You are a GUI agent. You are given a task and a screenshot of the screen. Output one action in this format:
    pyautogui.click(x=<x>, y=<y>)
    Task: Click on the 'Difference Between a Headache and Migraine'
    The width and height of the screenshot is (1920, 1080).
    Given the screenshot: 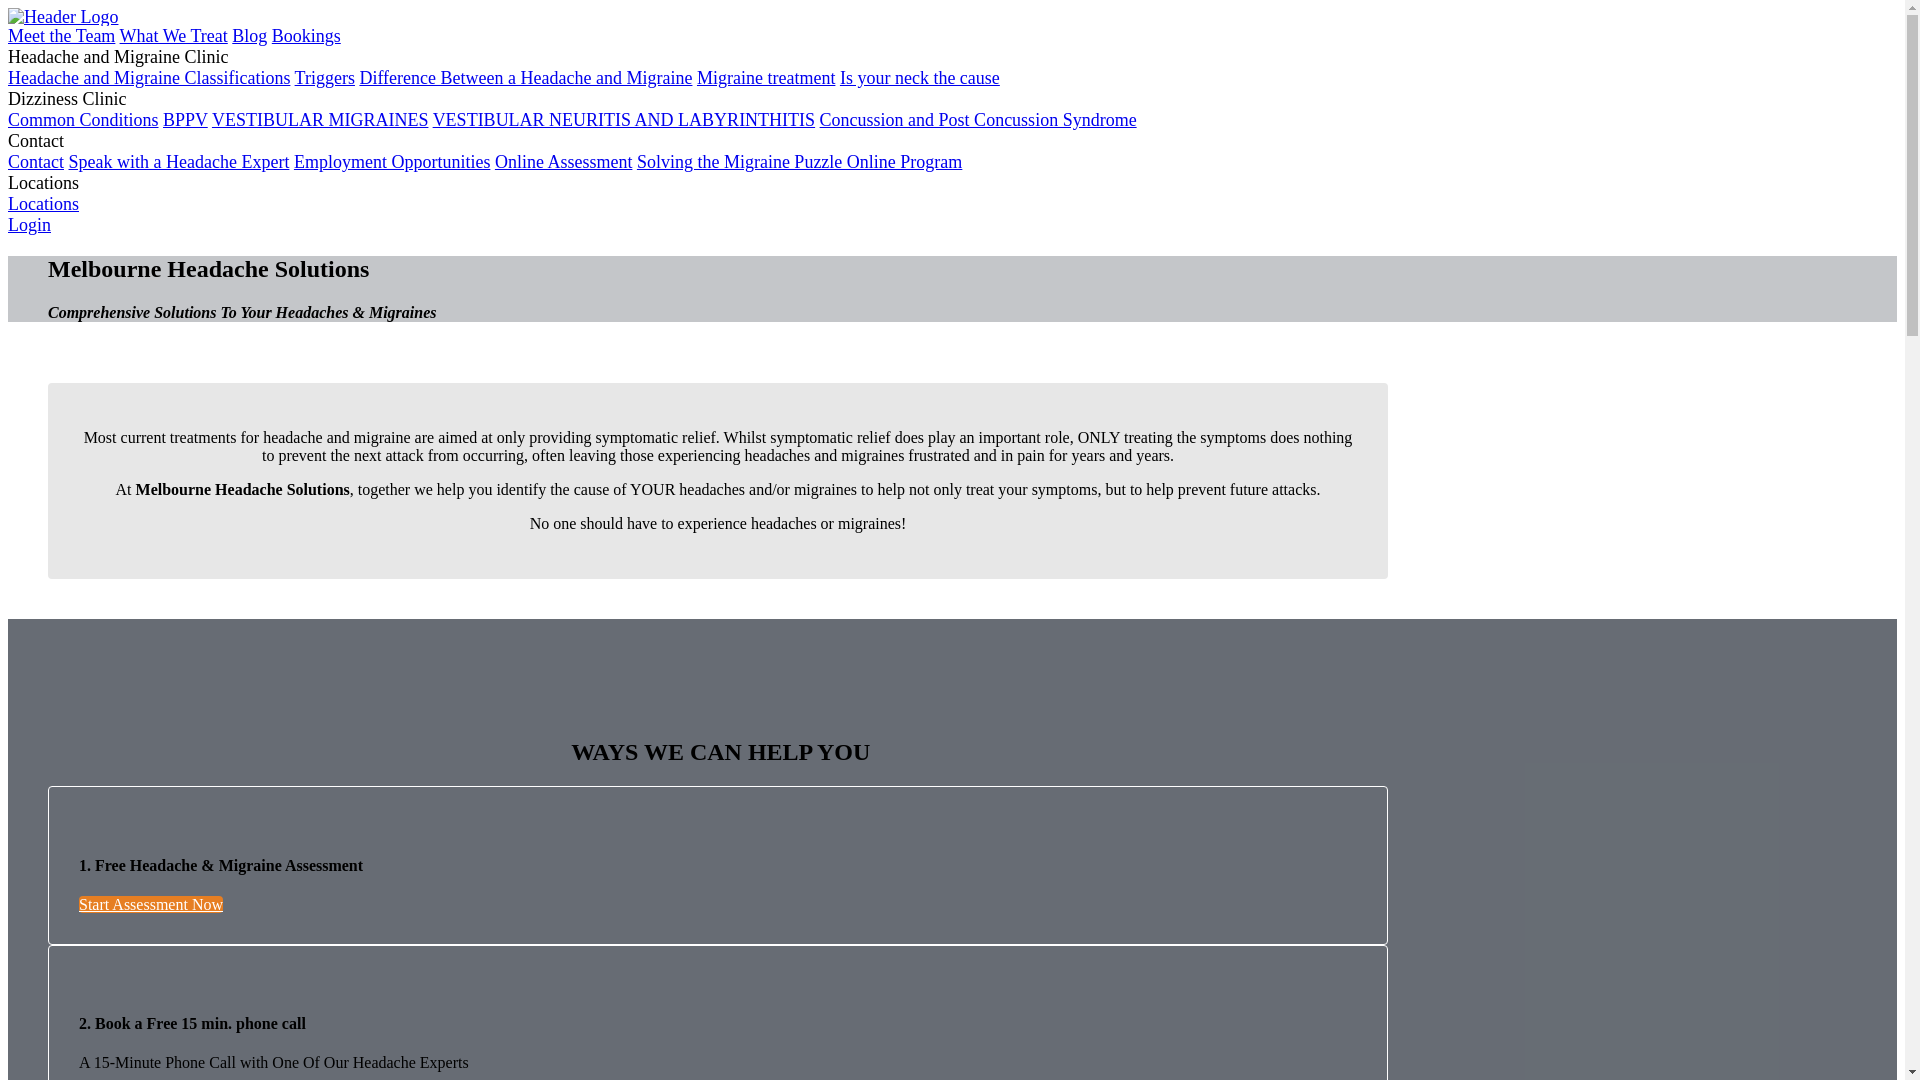 What is the action you would take?
    pyautogui.click(x=525, y=76)
    